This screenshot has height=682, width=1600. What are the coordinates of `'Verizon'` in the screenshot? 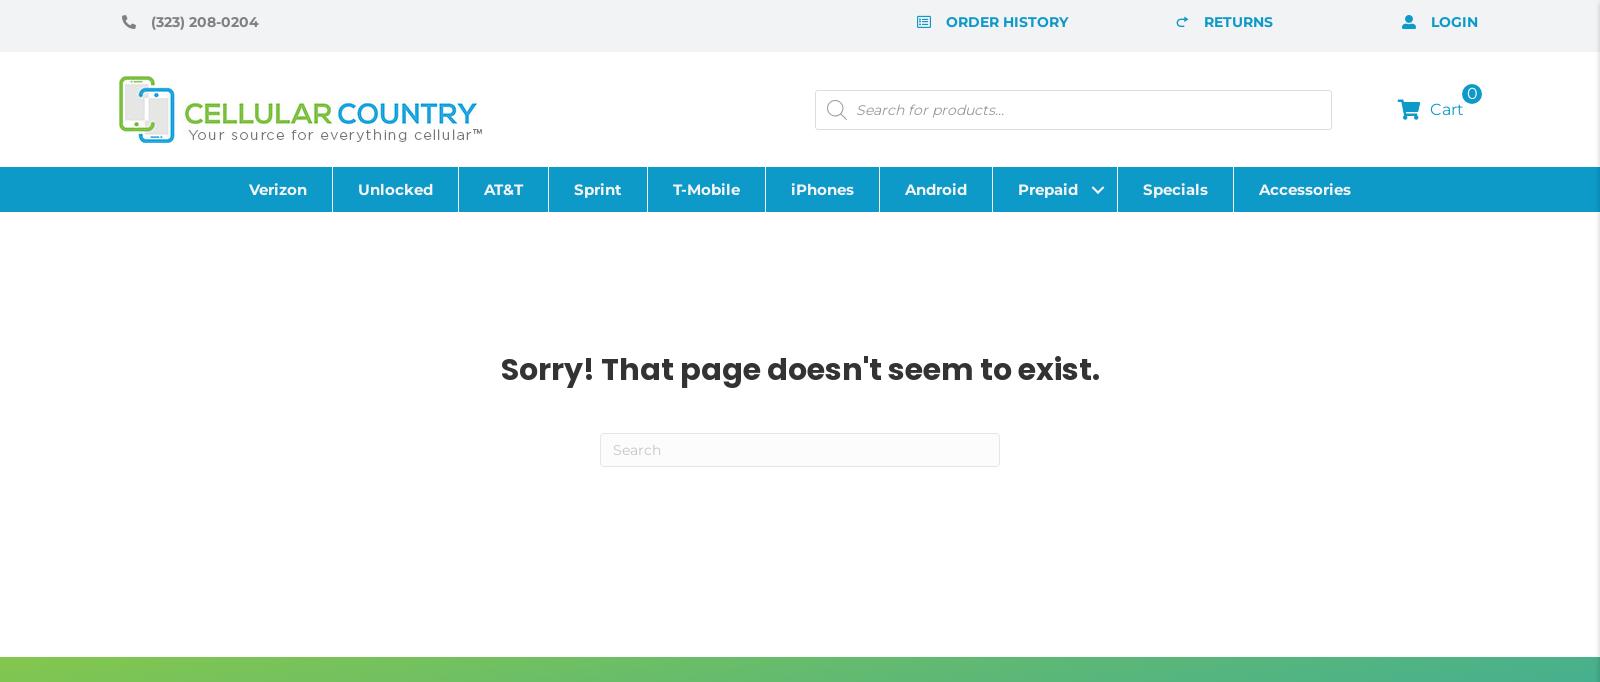 It's located at (248, 189).